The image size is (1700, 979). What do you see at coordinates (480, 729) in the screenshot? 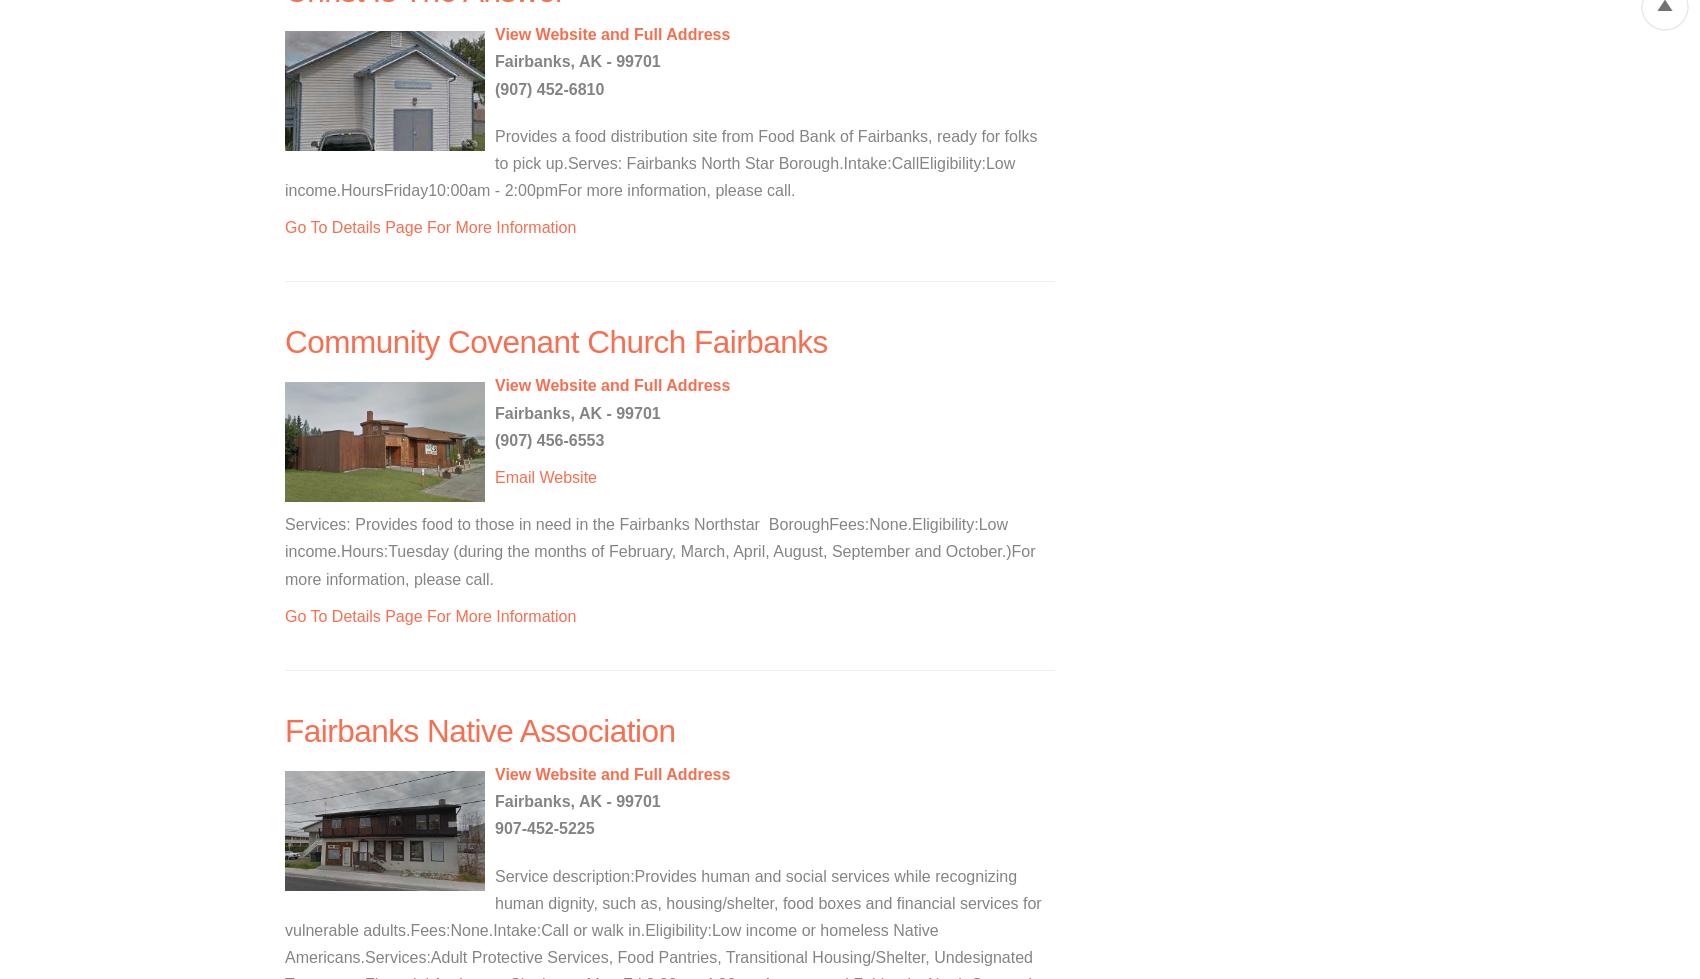
I see `'Fairbanks Native Association'` at bounding box center [480, 729].